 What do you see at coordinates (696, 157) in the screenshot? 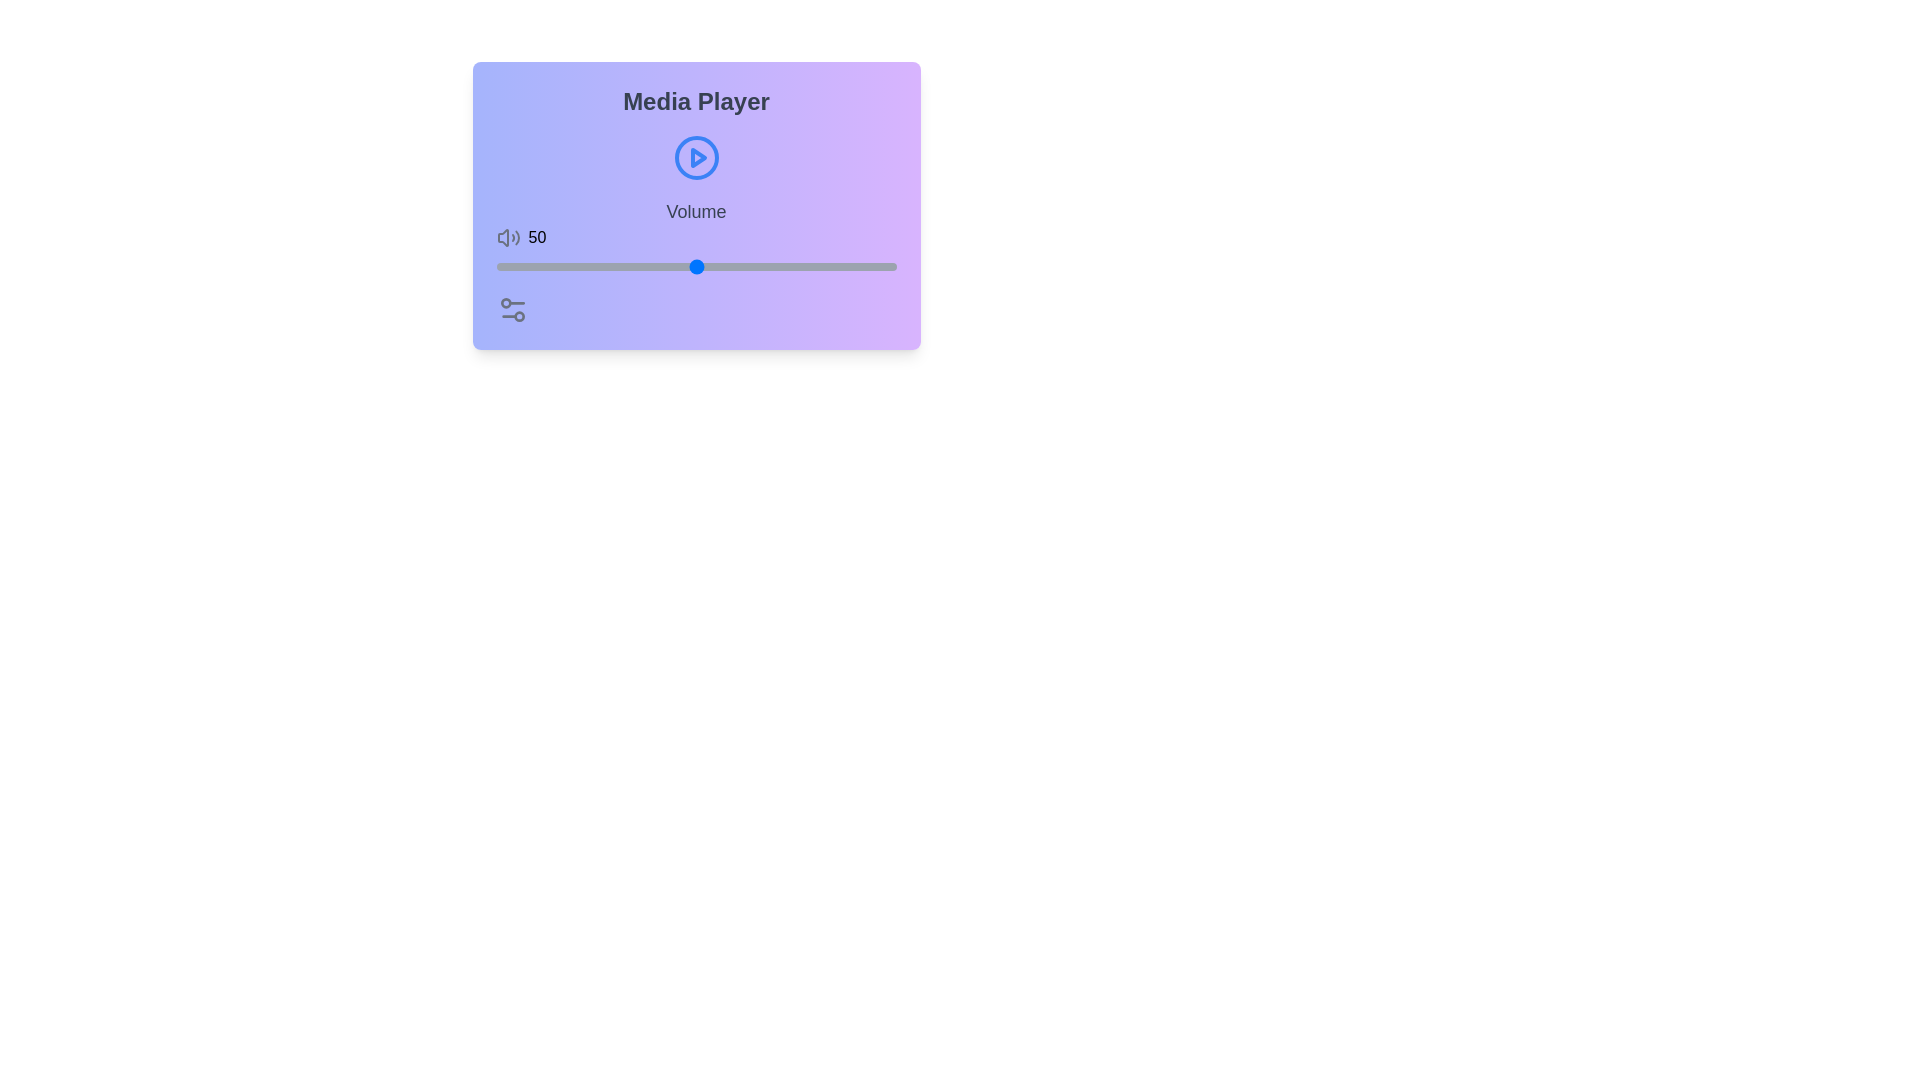
I see `the play button icon located in the purple media player interface` at bounding box center [696, 157].